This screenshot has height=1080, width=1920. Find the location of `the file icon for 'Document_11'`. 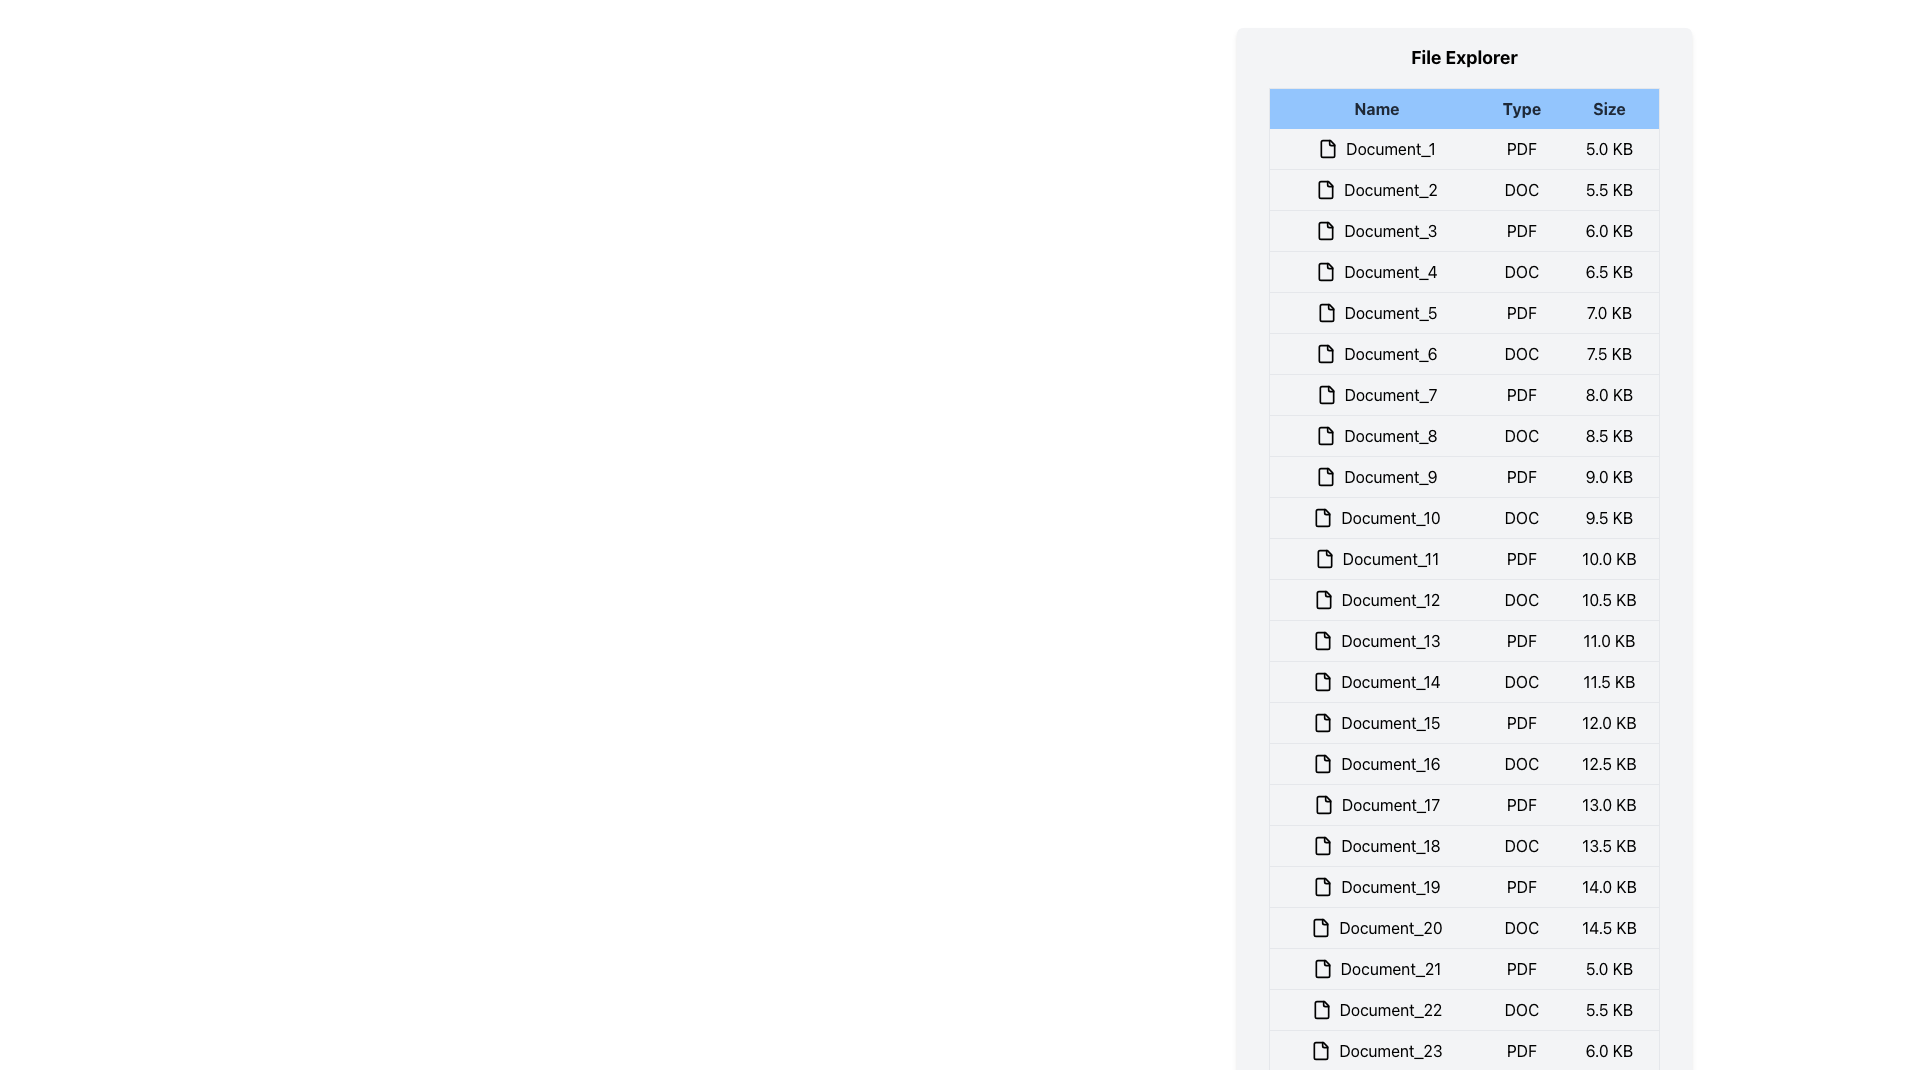

the file icon for 'Document_11' is located at coordinates (1324, 559).